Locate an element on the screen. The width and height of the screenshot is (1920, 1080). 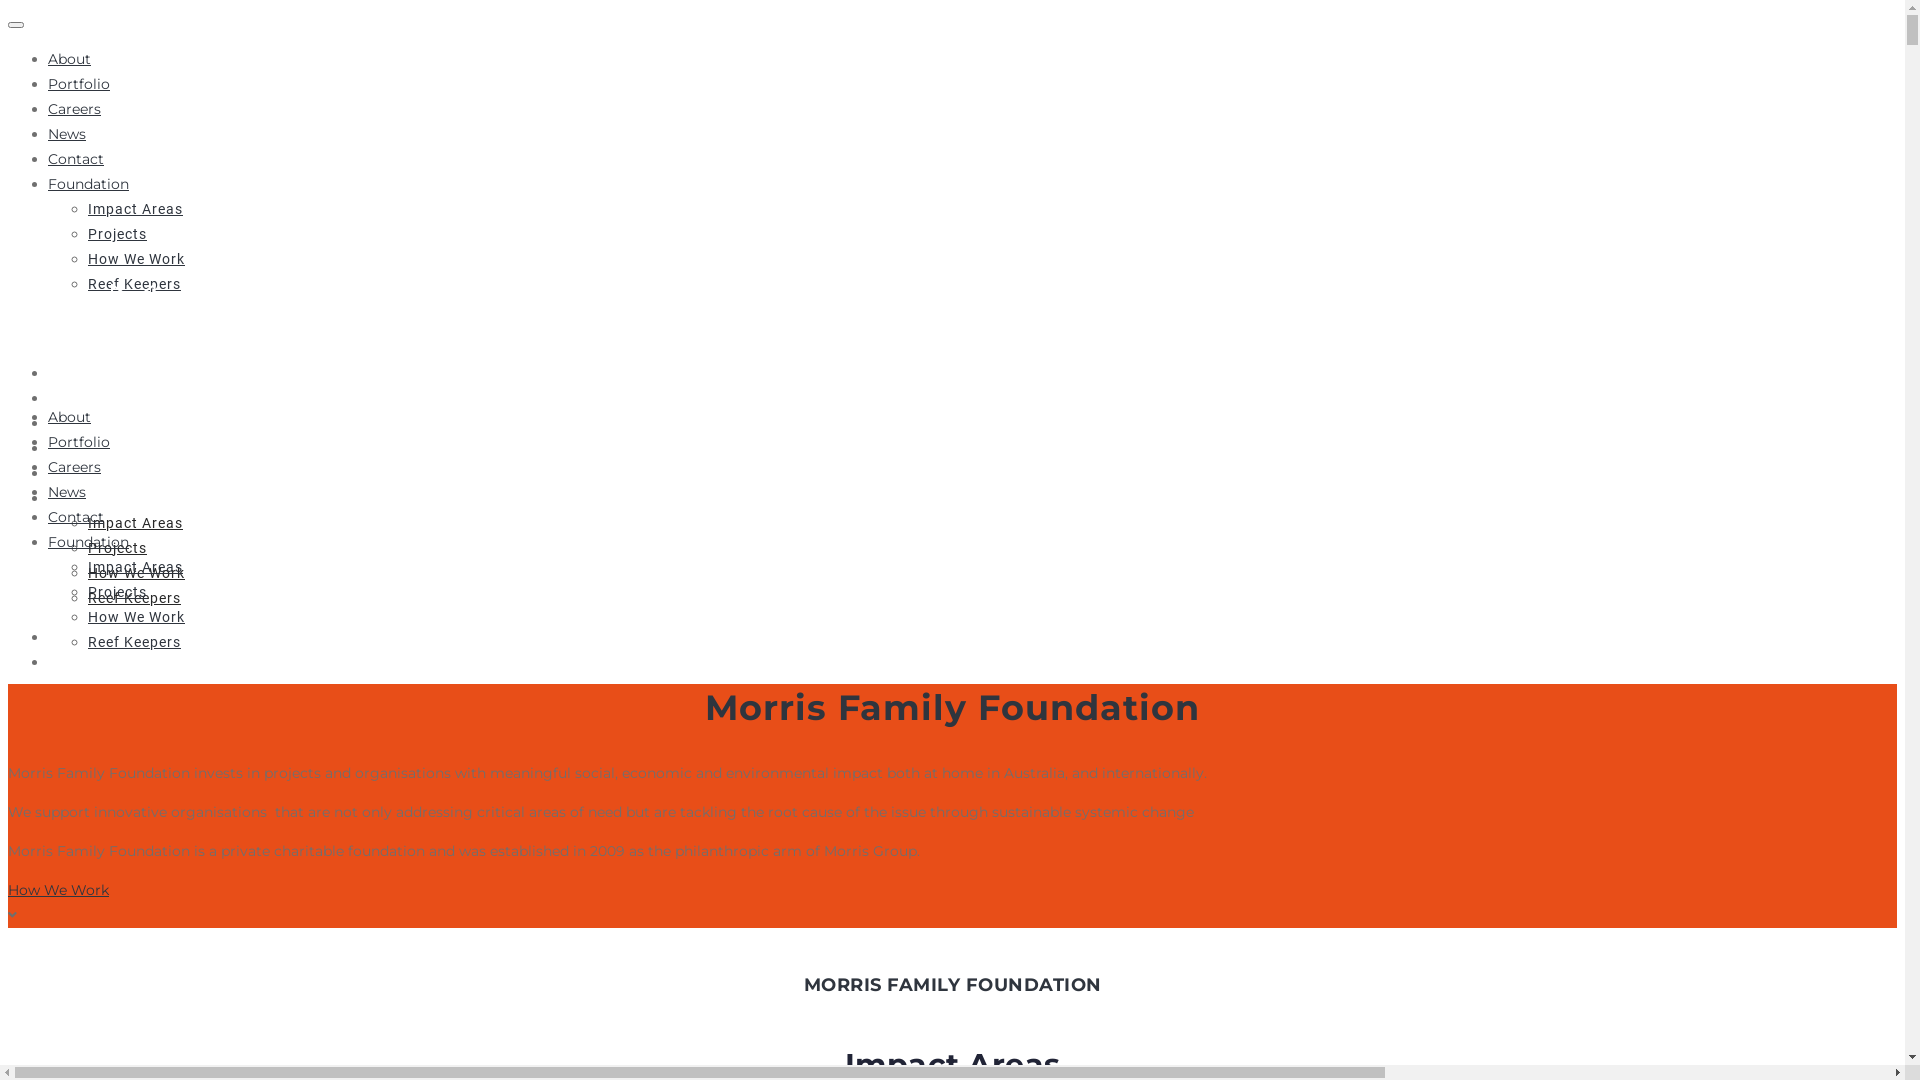
'Reef Keepers' is located at coordinates (86, 284).